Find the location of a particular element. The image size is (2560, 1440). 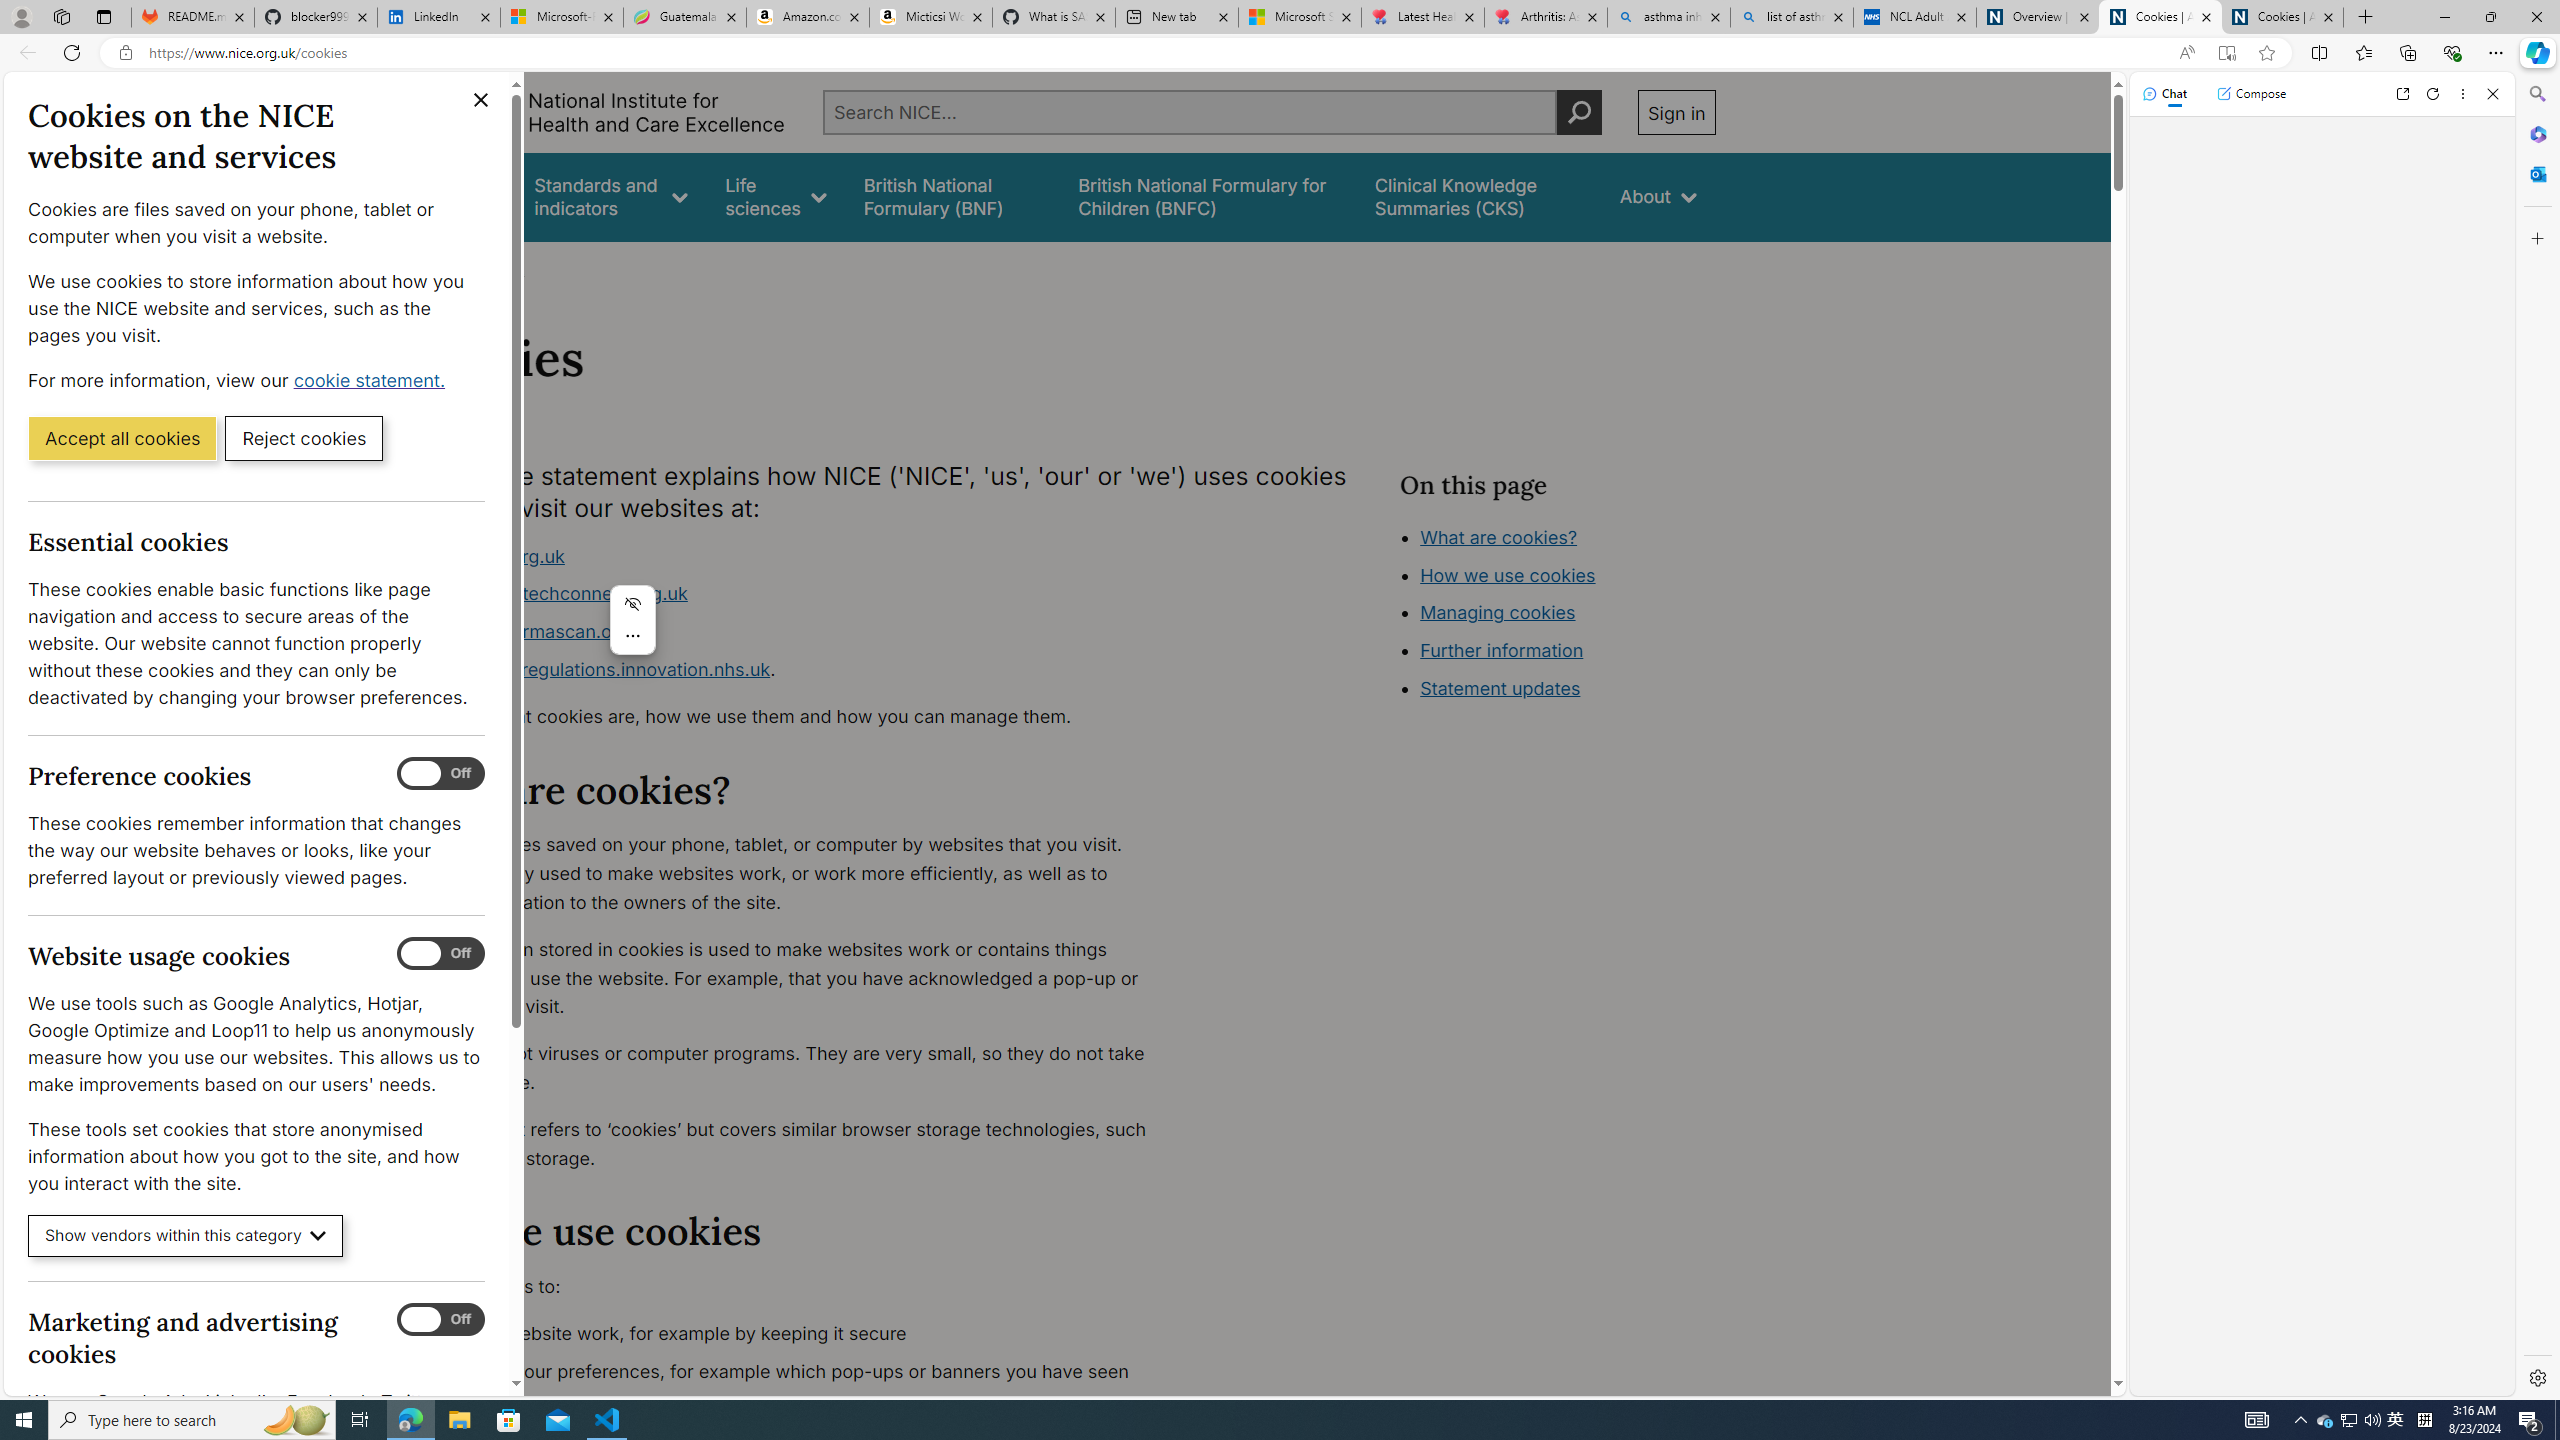

'LinkedIn' is located at coordinates (439, 16).